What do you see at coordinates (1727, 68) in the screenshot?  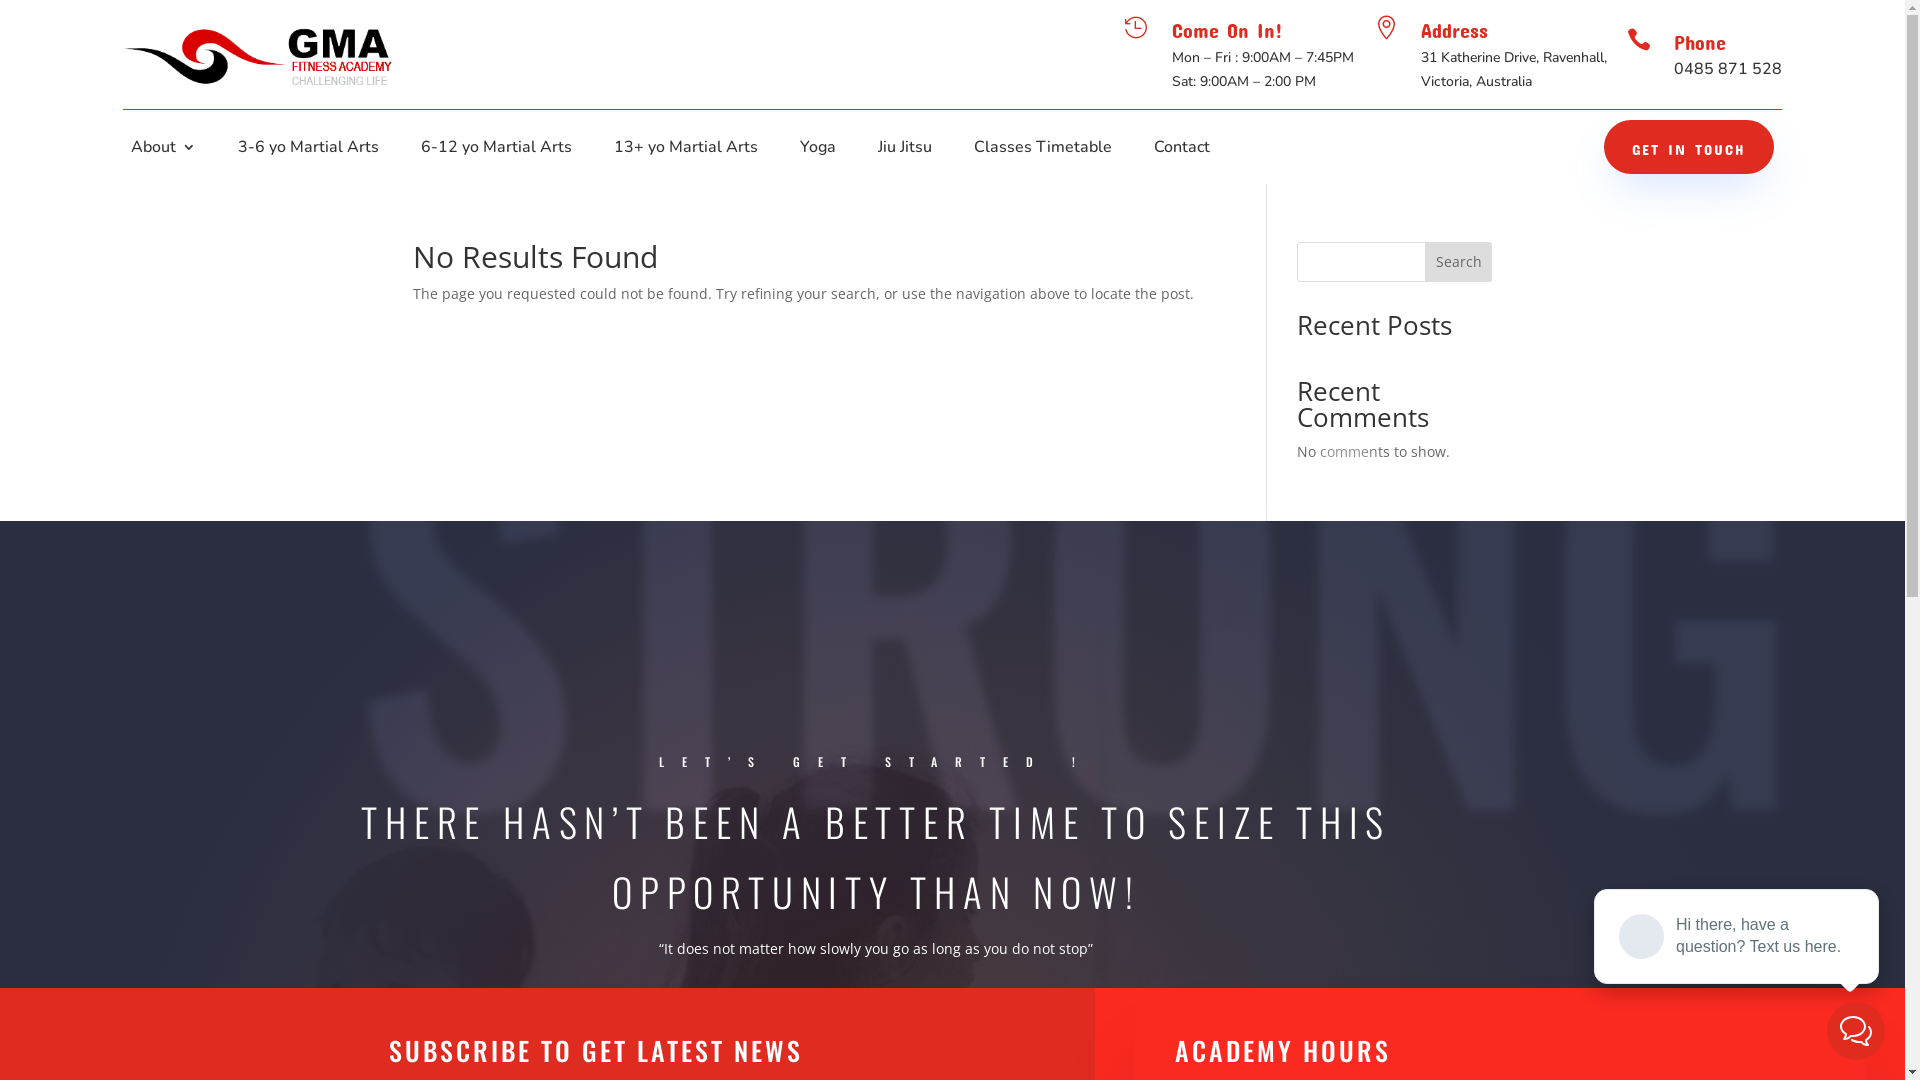 I see `'0485 871 528'` at bounding box center [1727, 68].